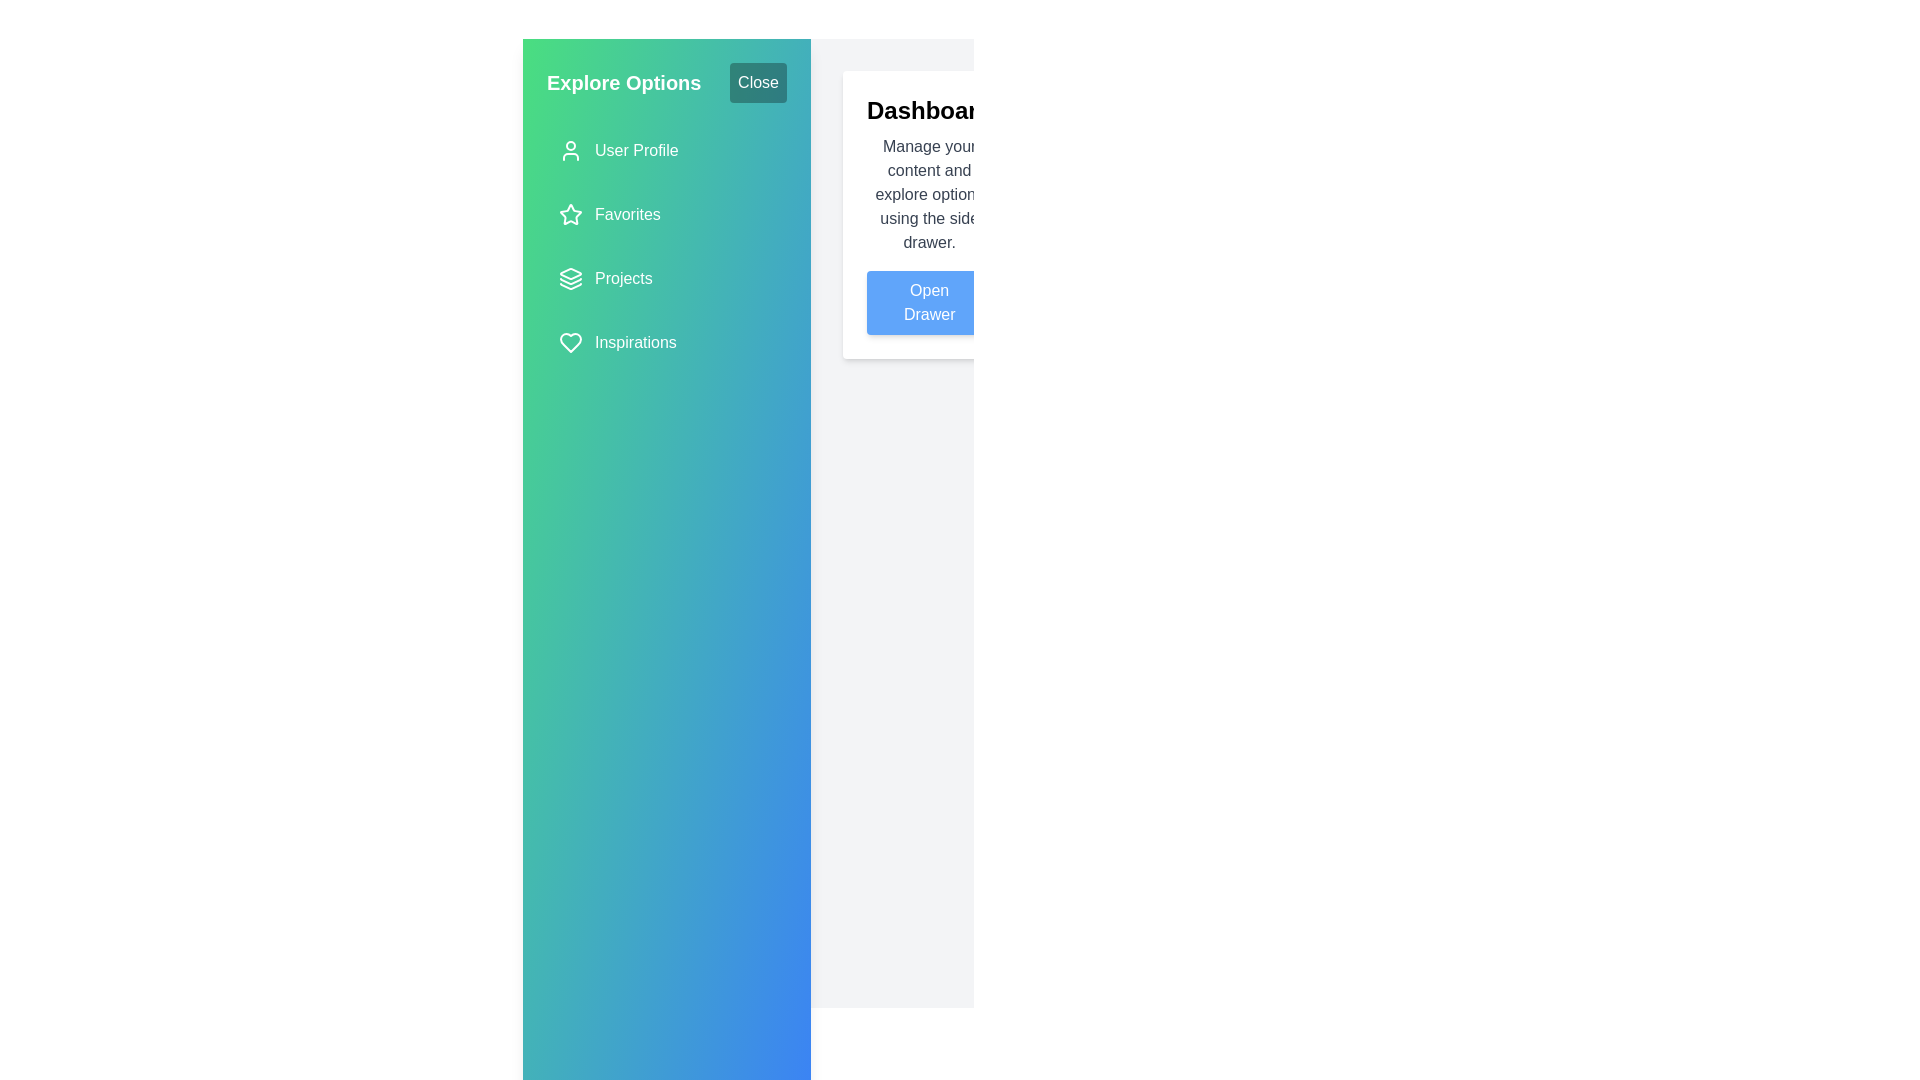  Describe the element at coordinates (667, 342) in the screenshot. I see `the navigation item Inspirations from the drawer` at that location.